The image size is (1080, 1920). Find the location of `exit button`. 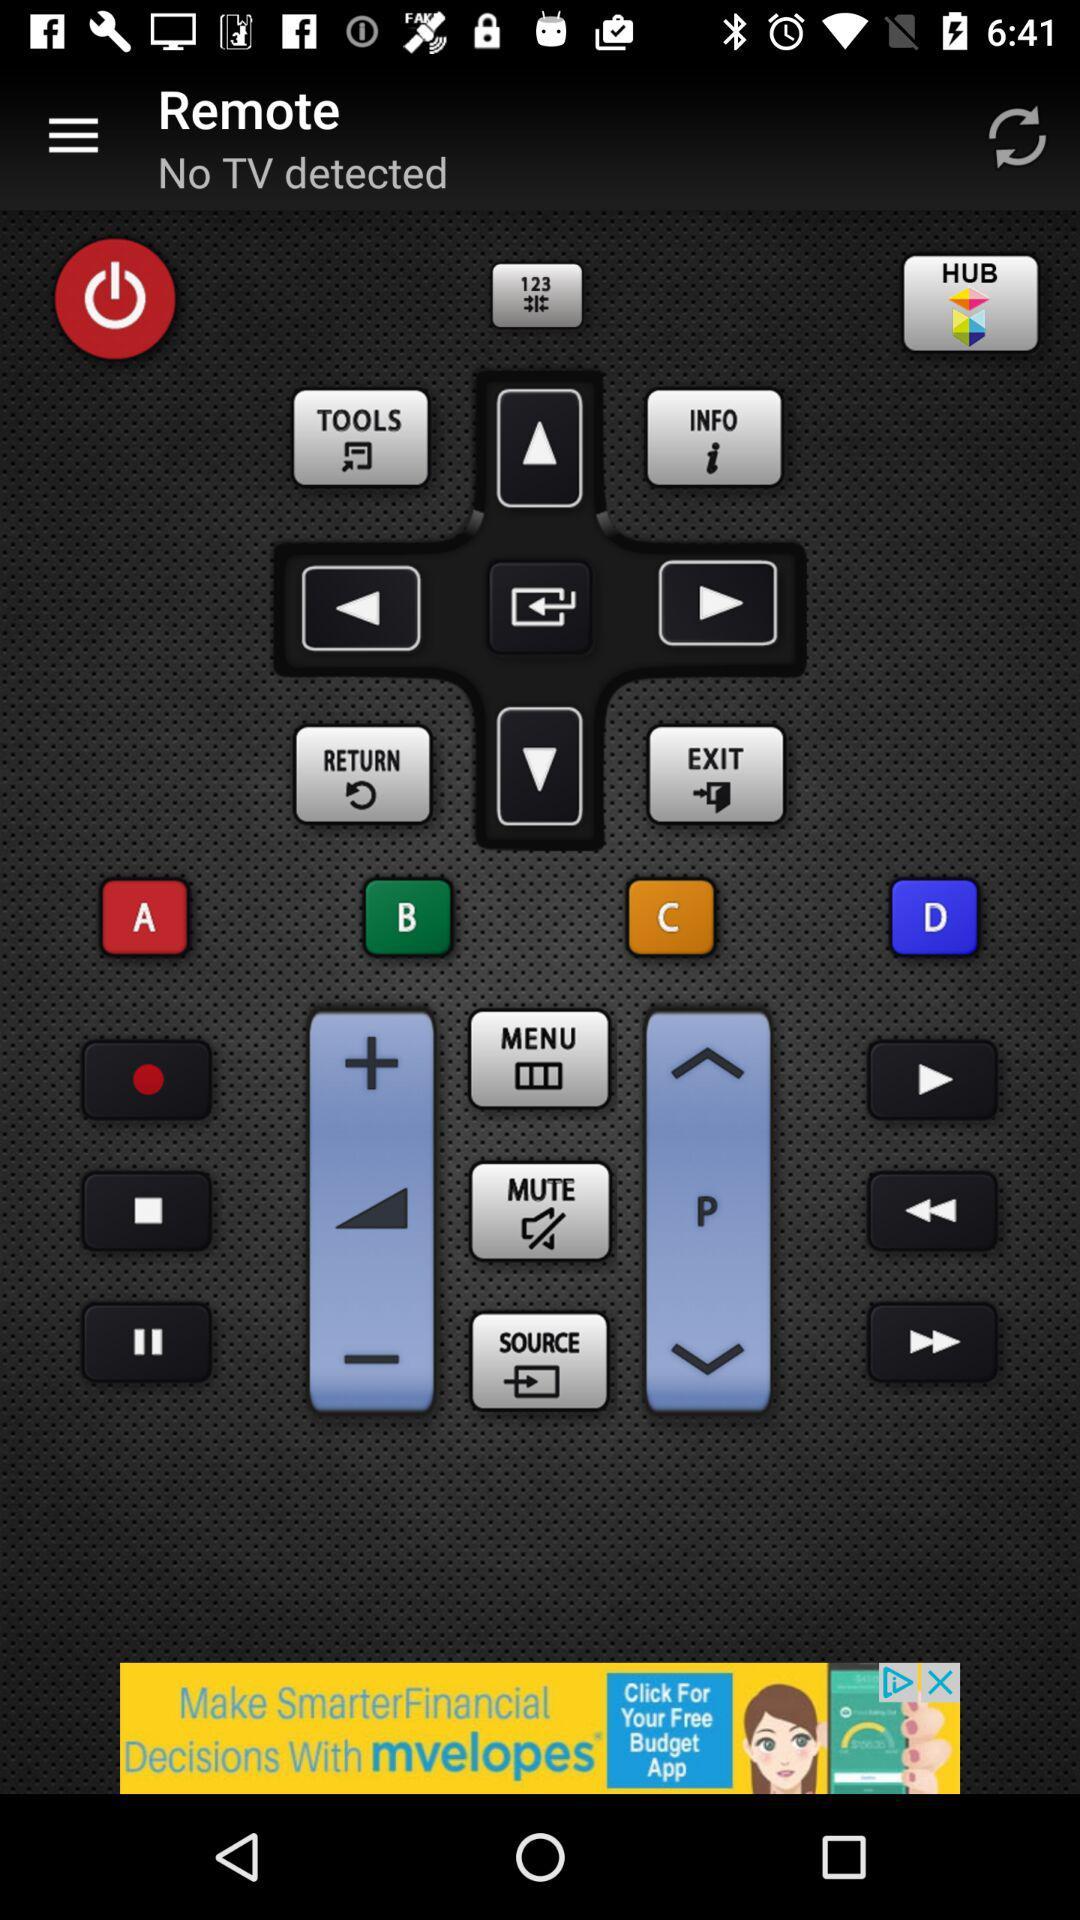

exit button is located at coordinates (715, 774).